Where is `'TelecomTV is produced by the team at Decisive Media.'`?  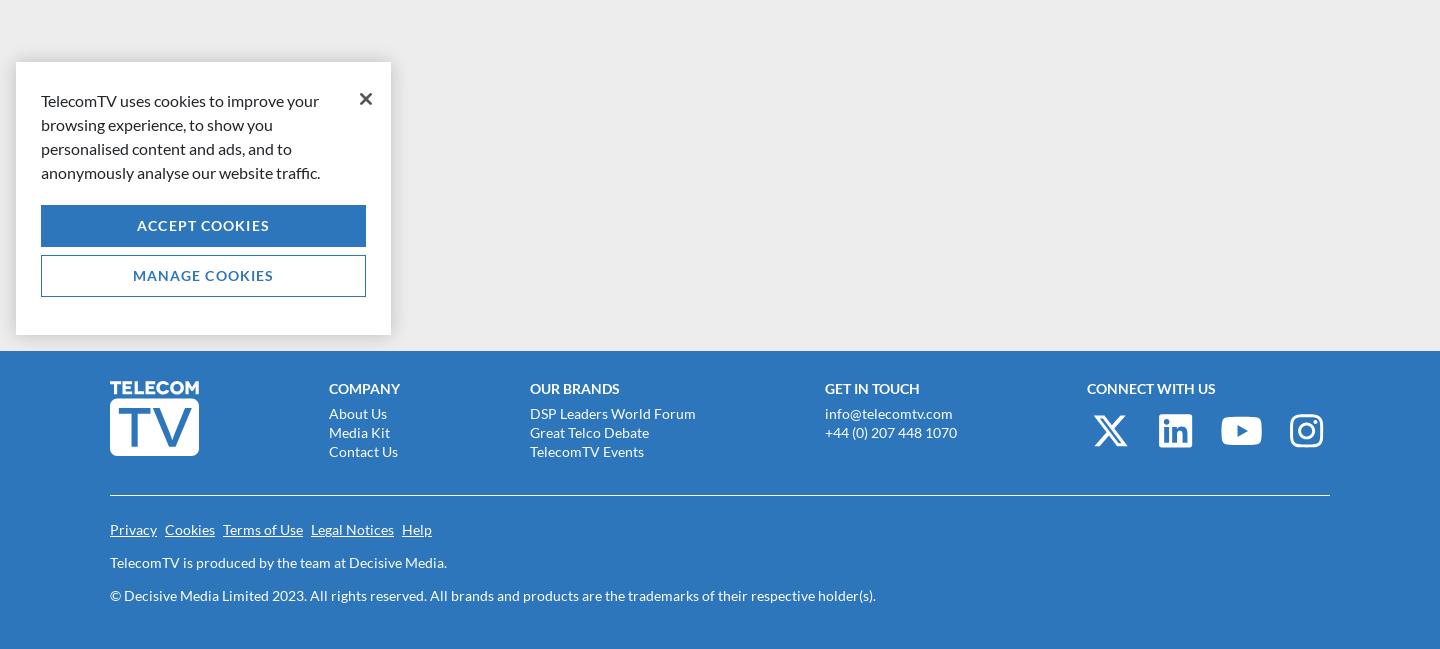
'TelecomTV is produced by the team at Decisive Media.' is located at coordinates (110, 561).